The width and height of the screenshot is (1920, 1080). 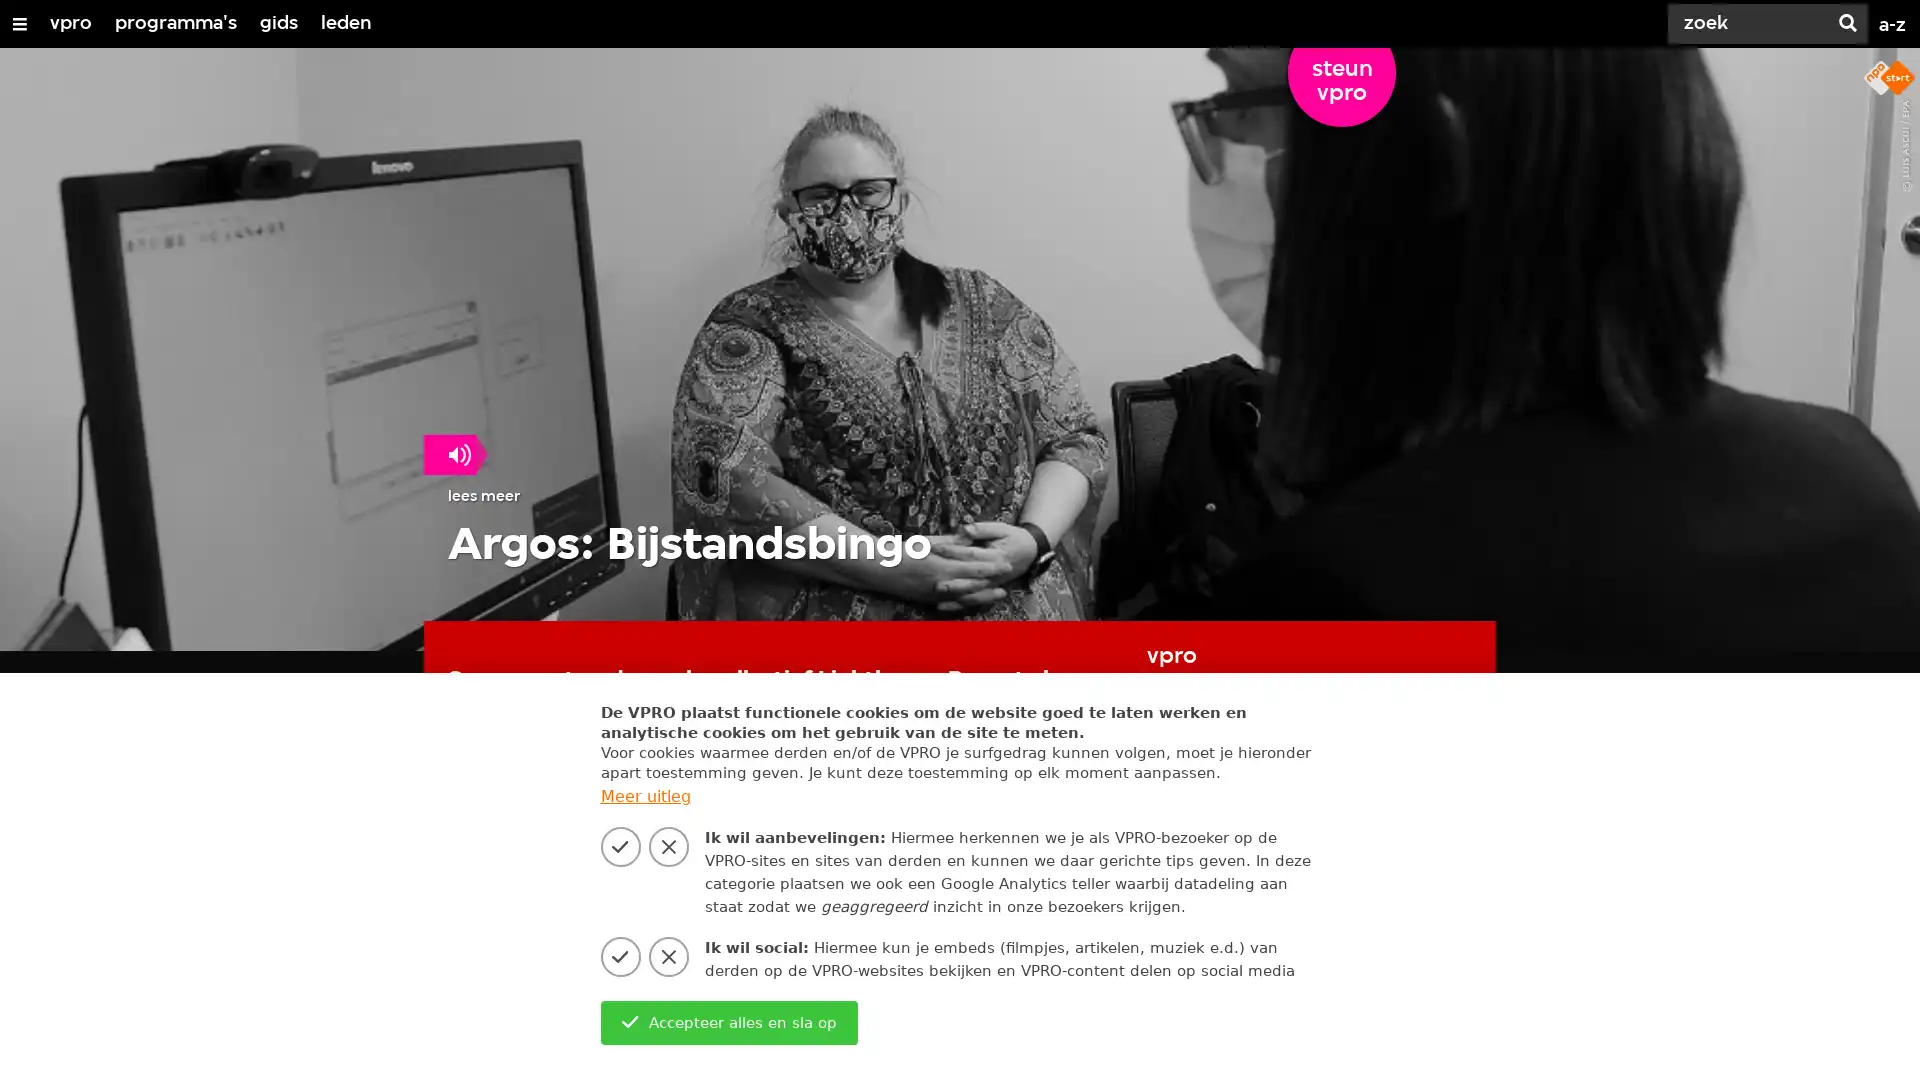 I want to click on Accepteer alles en sla op, so click(x=727, y=1022).